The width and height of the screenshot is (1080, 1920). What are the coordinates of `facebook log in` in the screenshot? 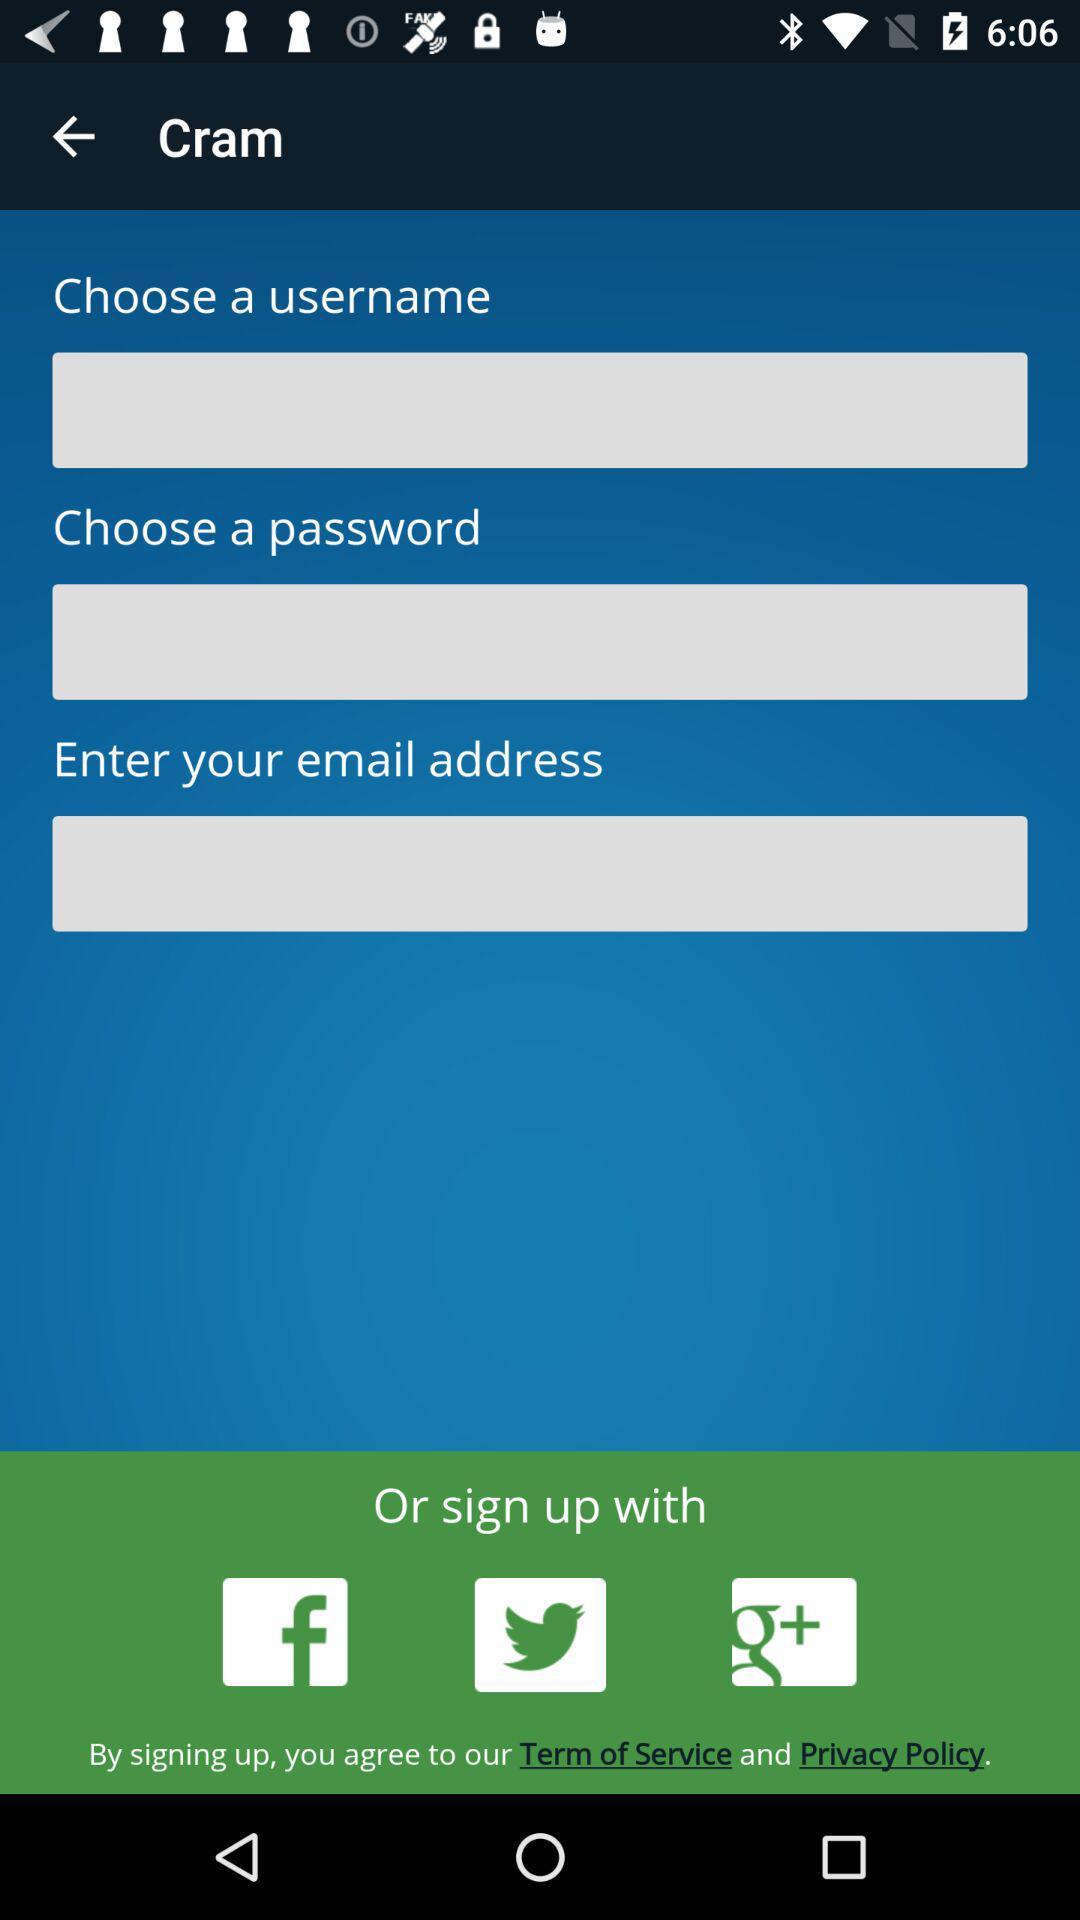 It's located at (285, 1632).